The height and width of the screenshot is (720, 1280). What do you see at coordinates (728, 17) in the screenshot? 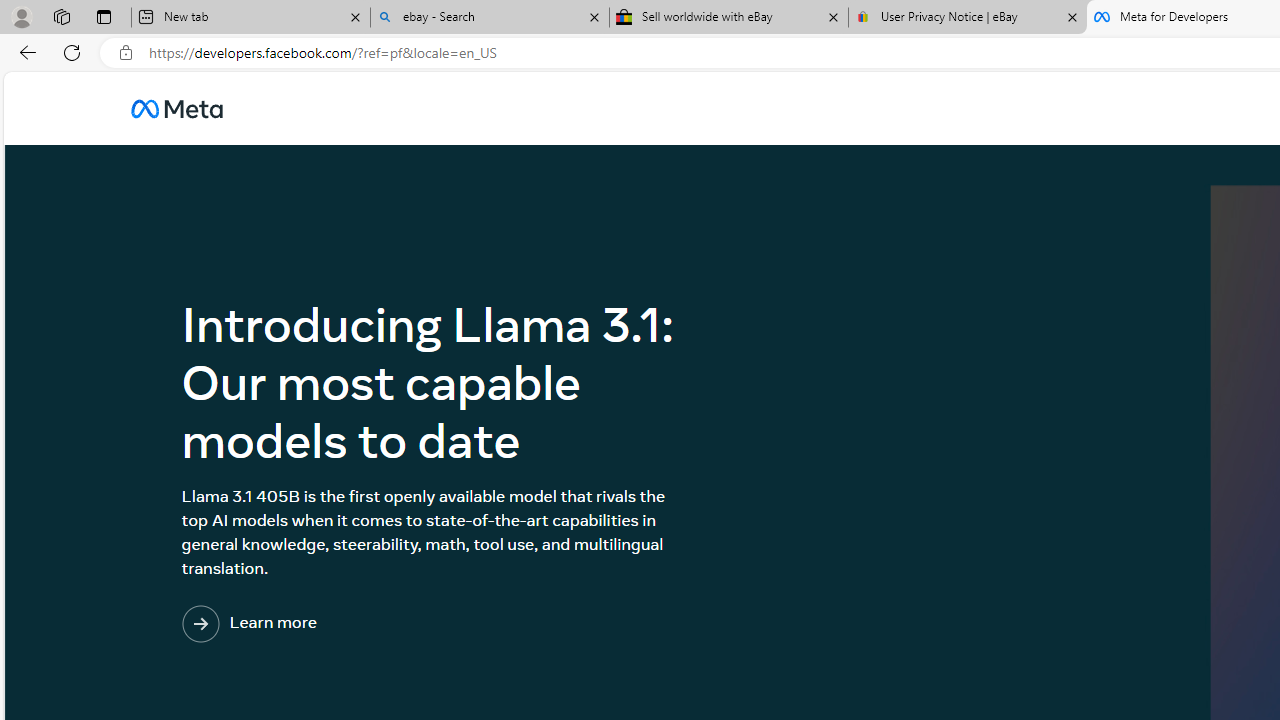
I see `'Sell worldwide with eBay'` at bounding box center [728, 17].